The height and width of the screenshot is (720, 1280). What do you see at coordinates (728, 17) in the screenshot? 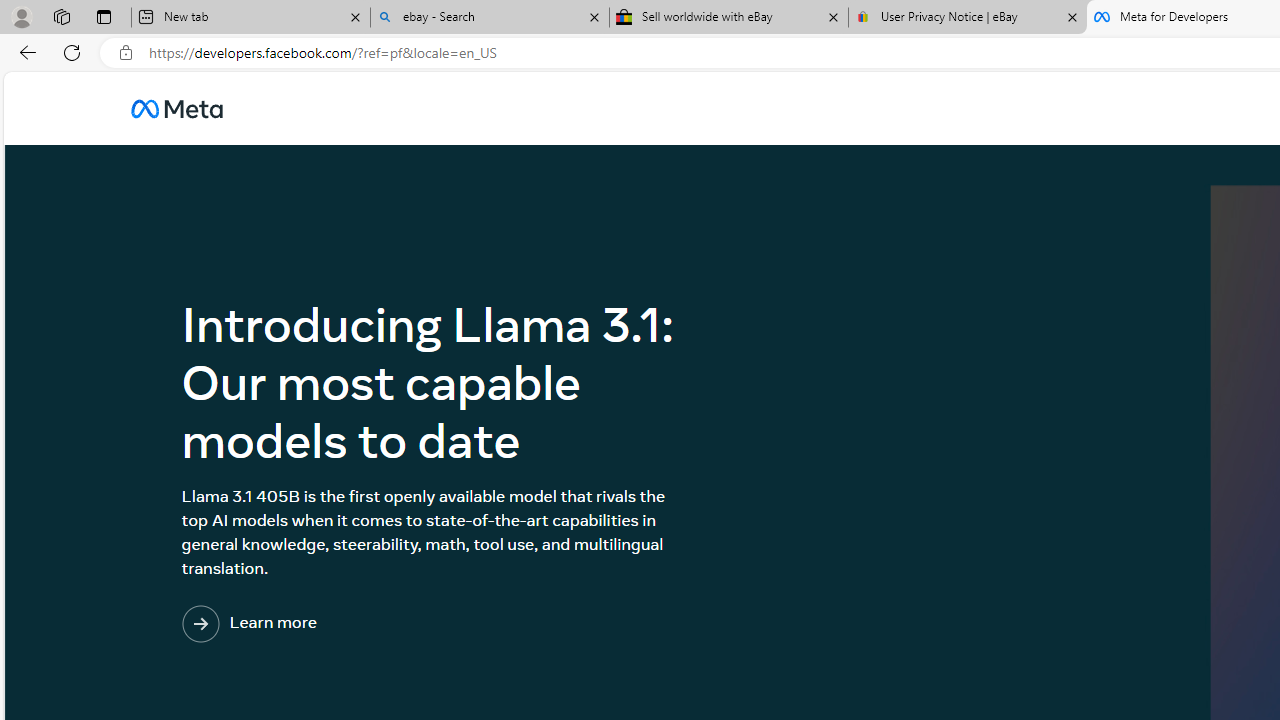
I see `'Sell worldwide with eBay'` at bounding box center [728, 17].